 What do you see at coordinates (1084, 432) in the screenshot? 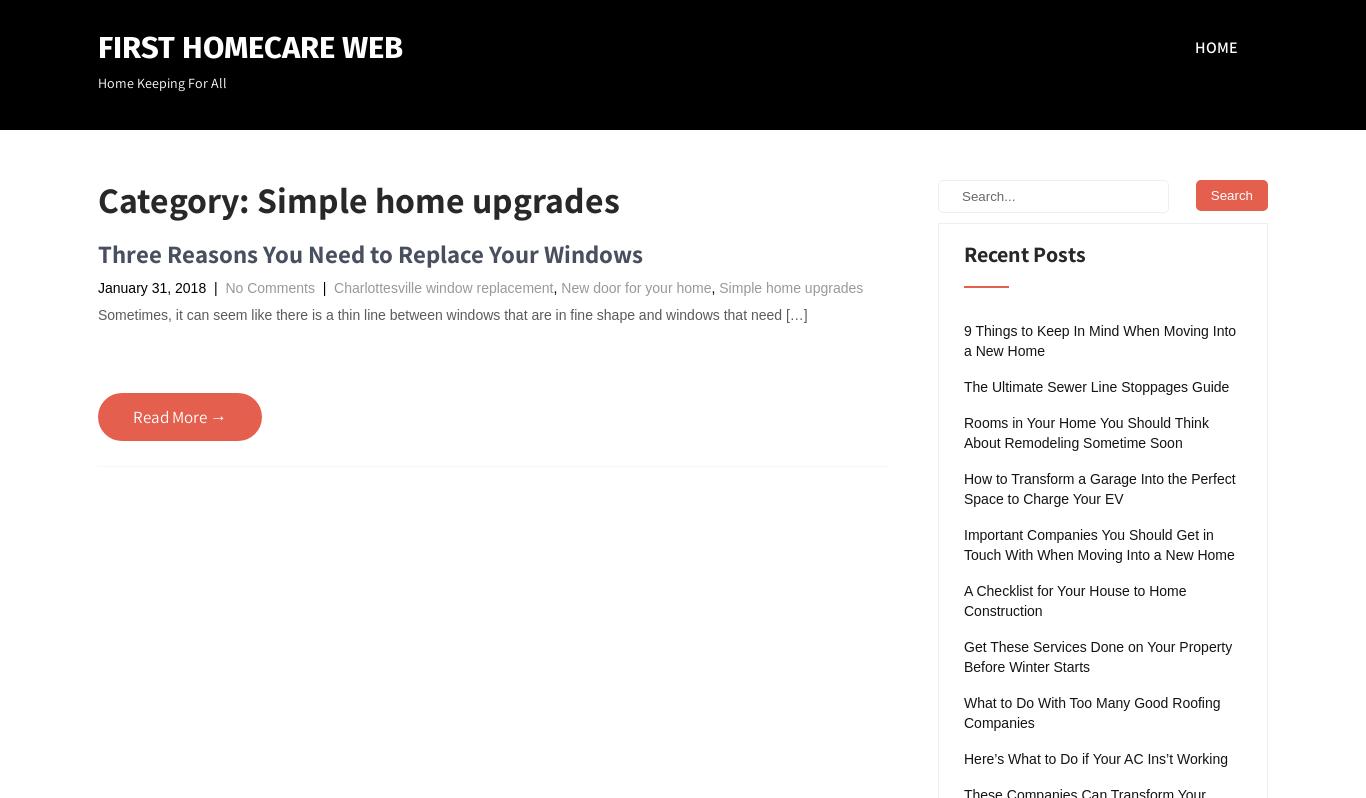
I see `'Rooms in Your Home You Should Think About Remodeling Sometime Soon'` at bounding box center [1084, 432].